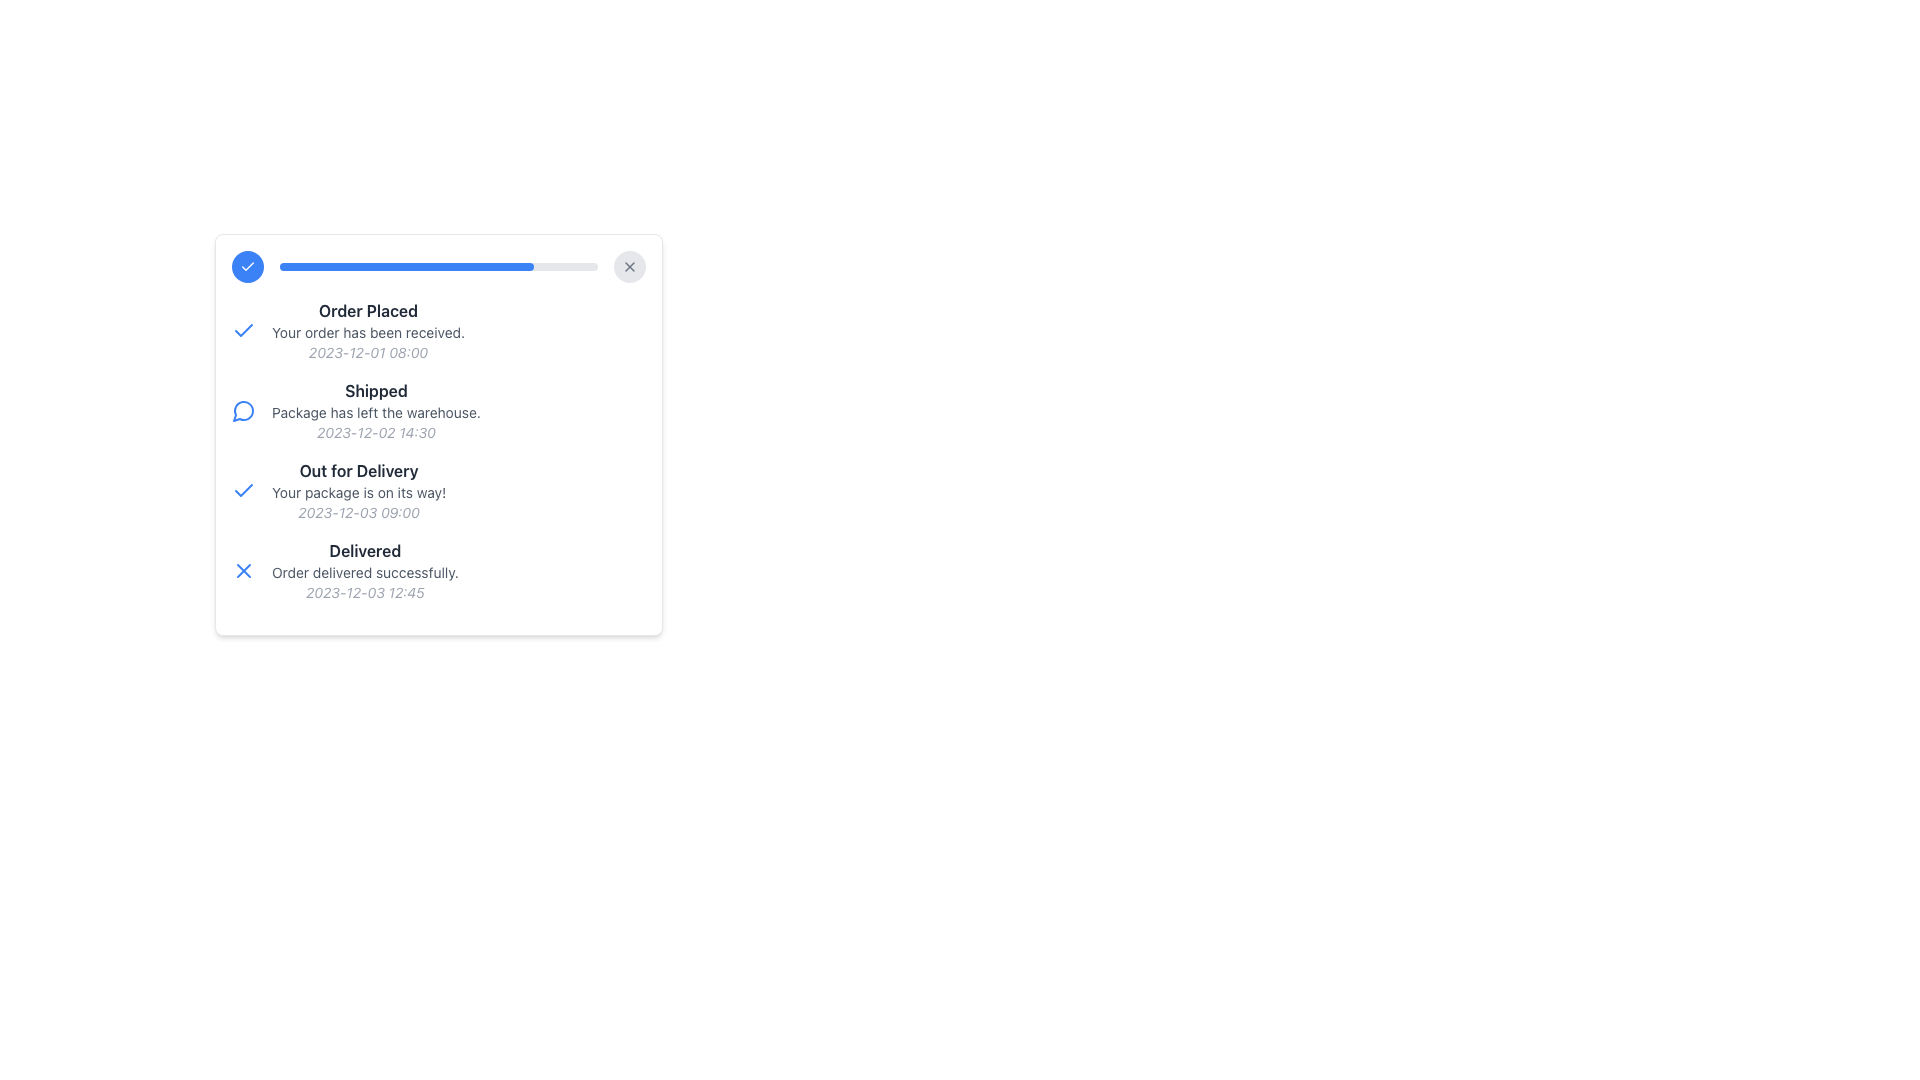 The image size is (1920, 1080). Describe the element at coordinates (376, 390) in the screenshot. I see `'Shipped' text label, which is styled in bold gray font and indicates the current status in the progression list between 'Order Placed' and 'Out for Delivery'` at that location.